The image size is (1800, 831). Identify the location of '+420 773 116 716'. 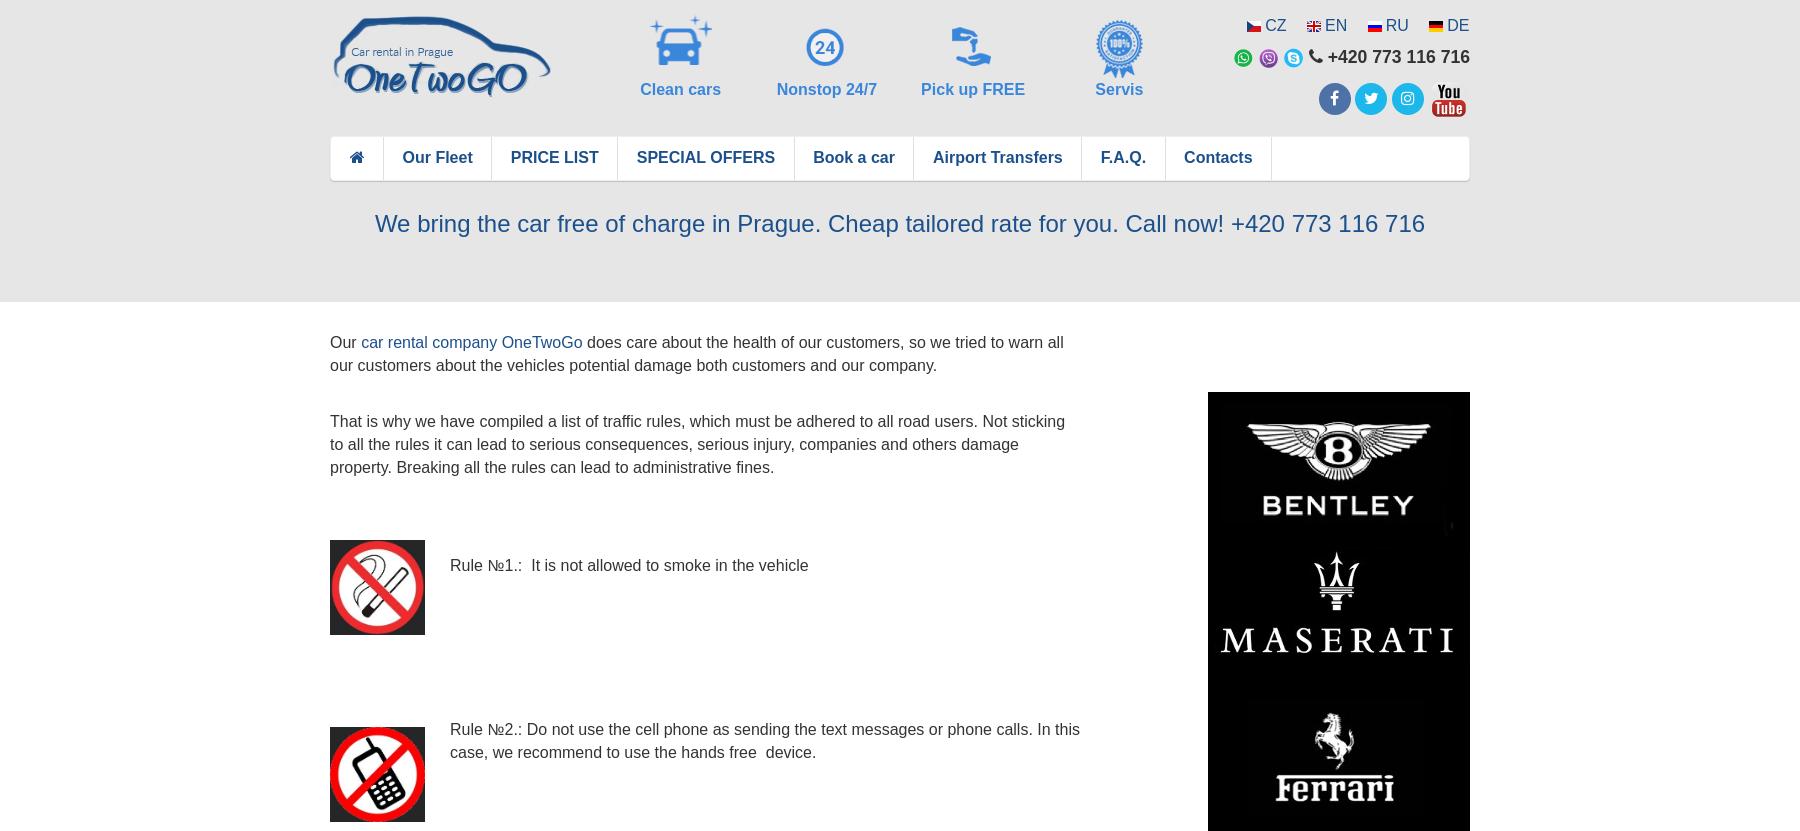
(1395, 56).